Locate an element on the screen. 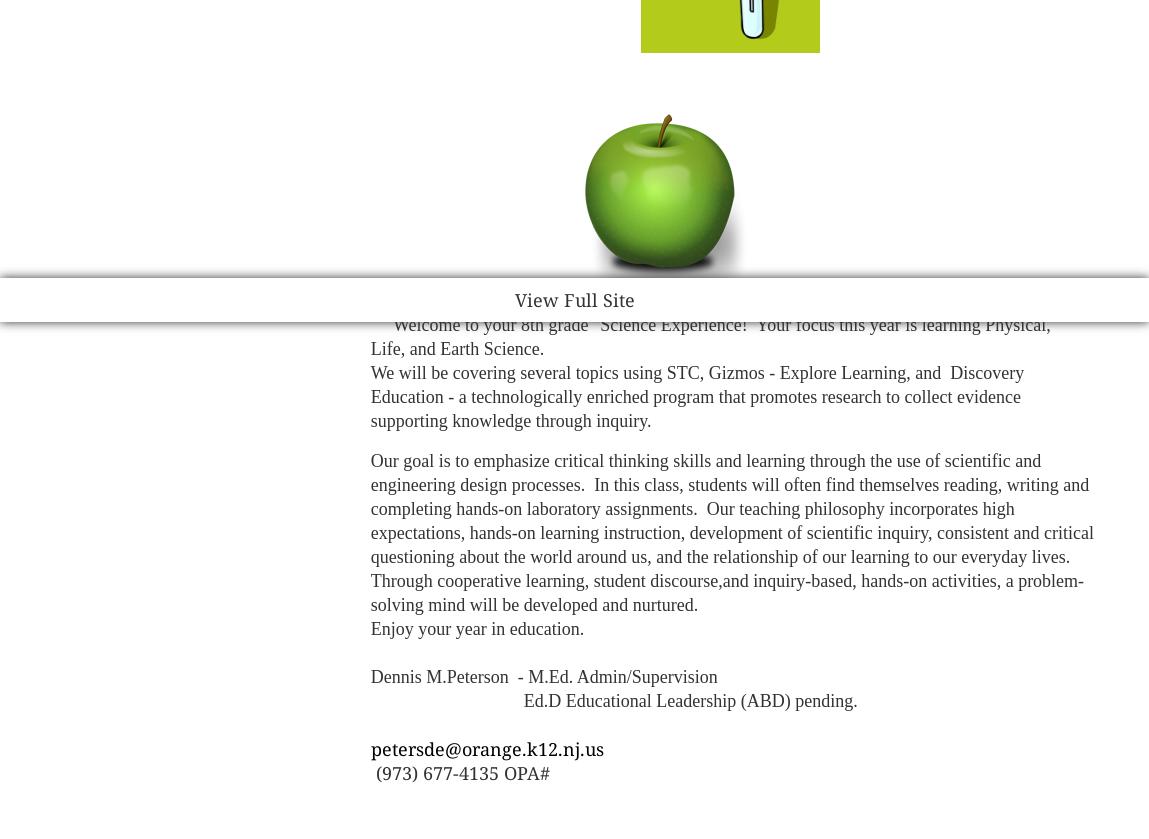  'Ed.D Educational Leadership (ABD) pending.' is located at coordinates (368, 699).